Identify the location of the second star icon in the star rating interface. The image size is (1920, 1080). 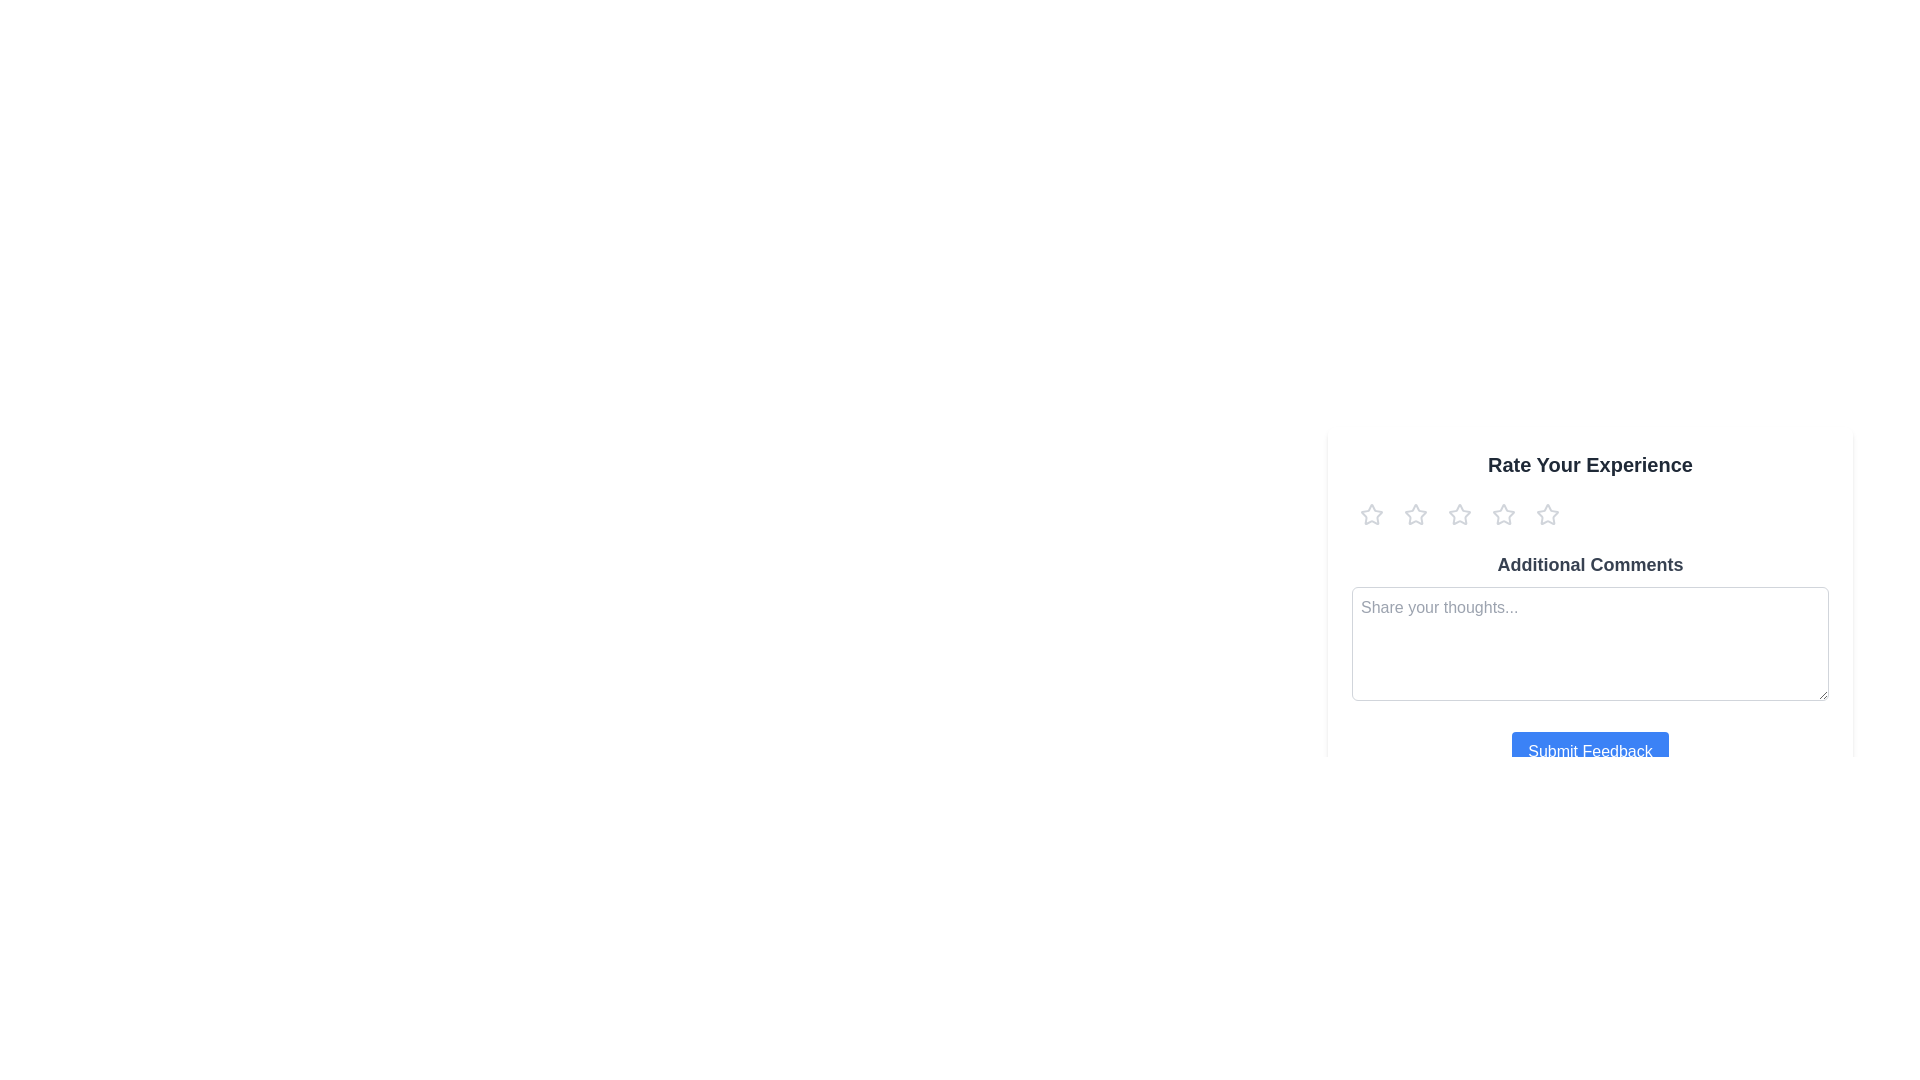
(1459, 513).